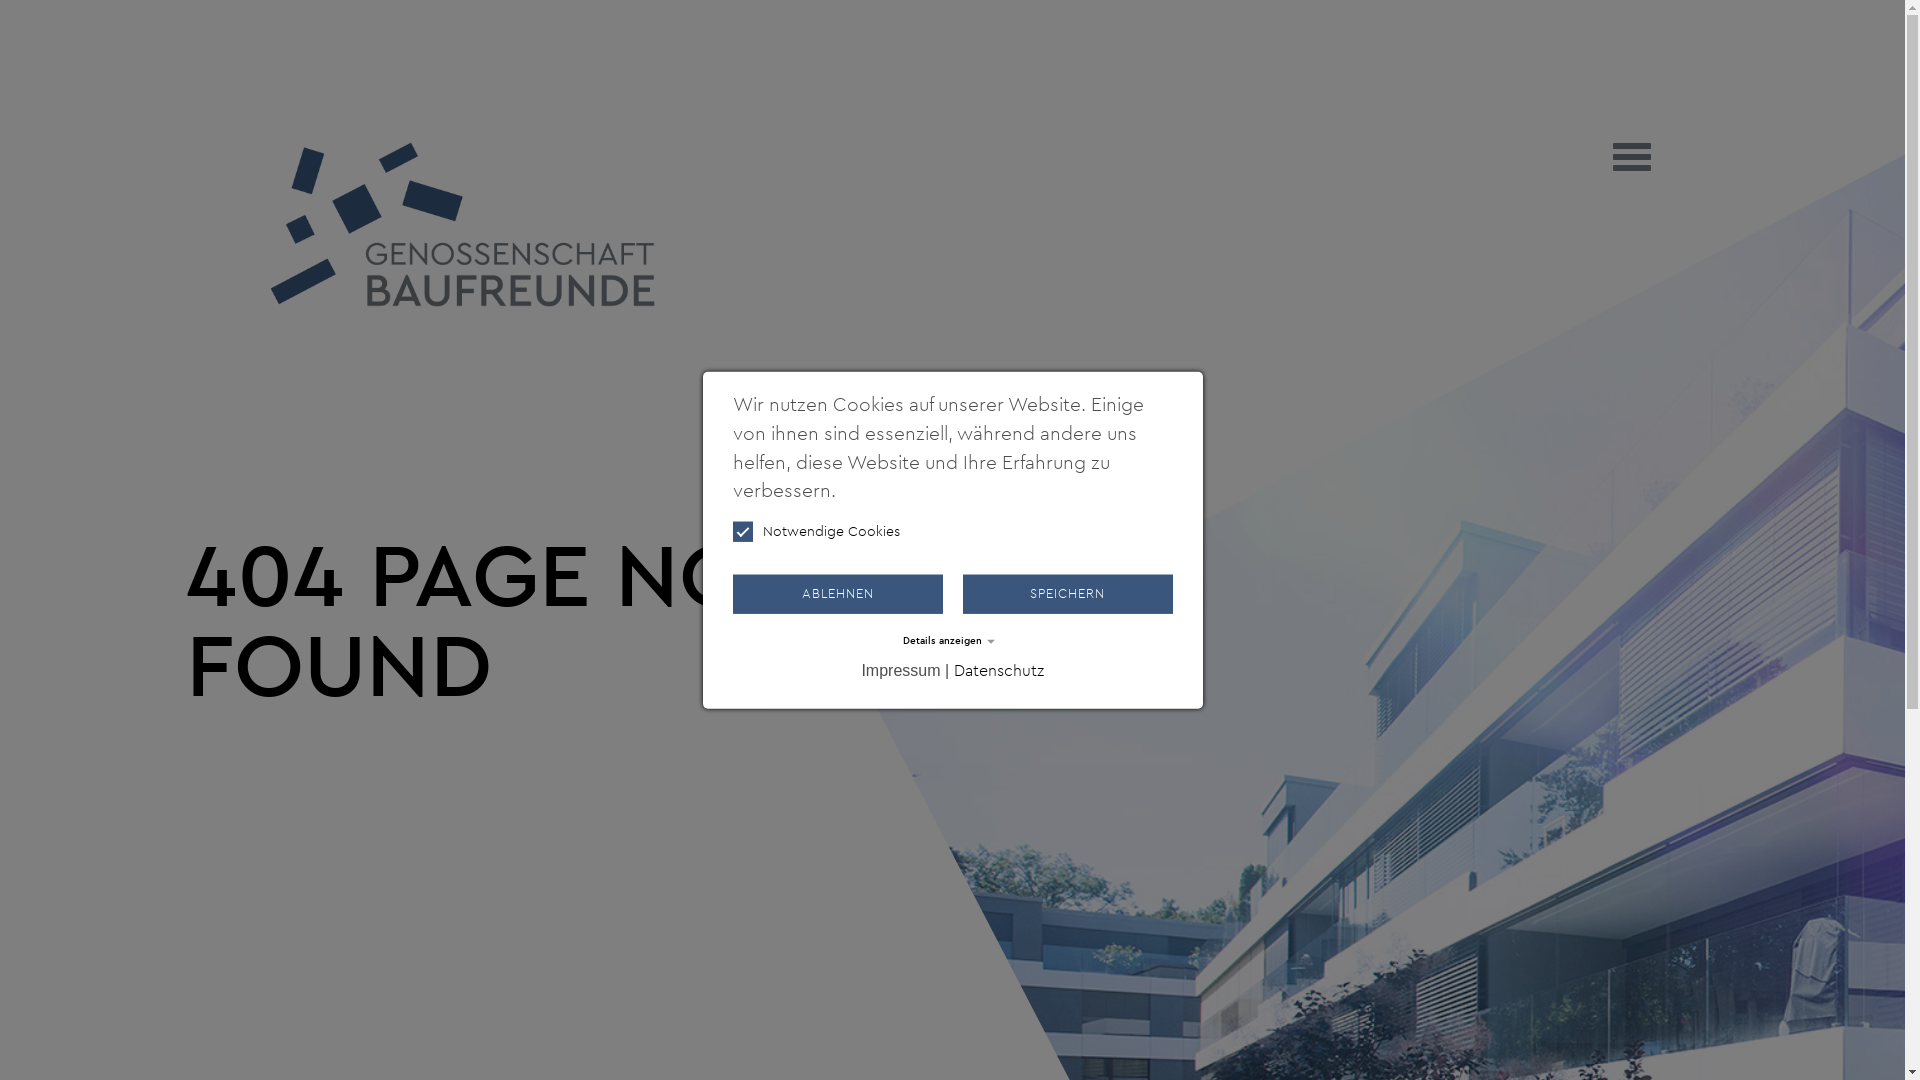  I want to click on 'Toggle navigation', so click(1632, 156).